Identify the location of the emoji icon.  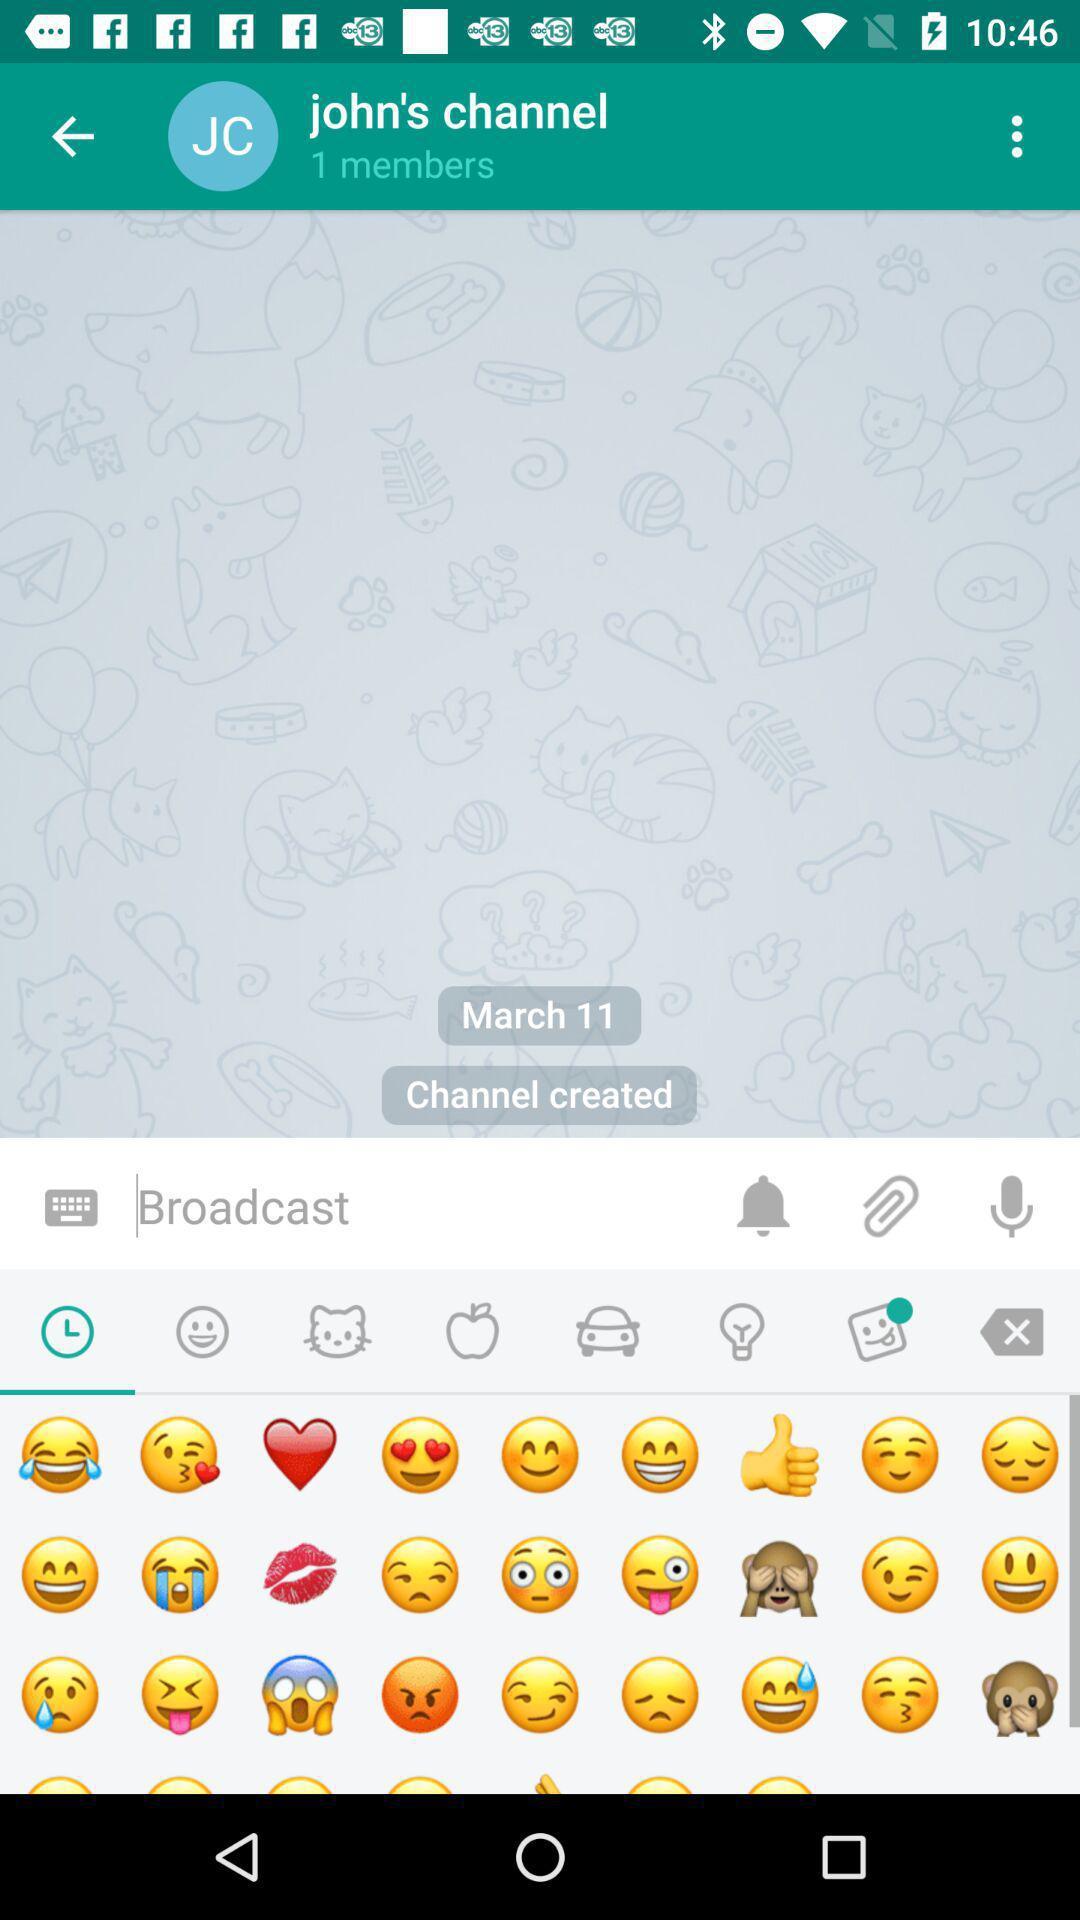
(300, 1693).